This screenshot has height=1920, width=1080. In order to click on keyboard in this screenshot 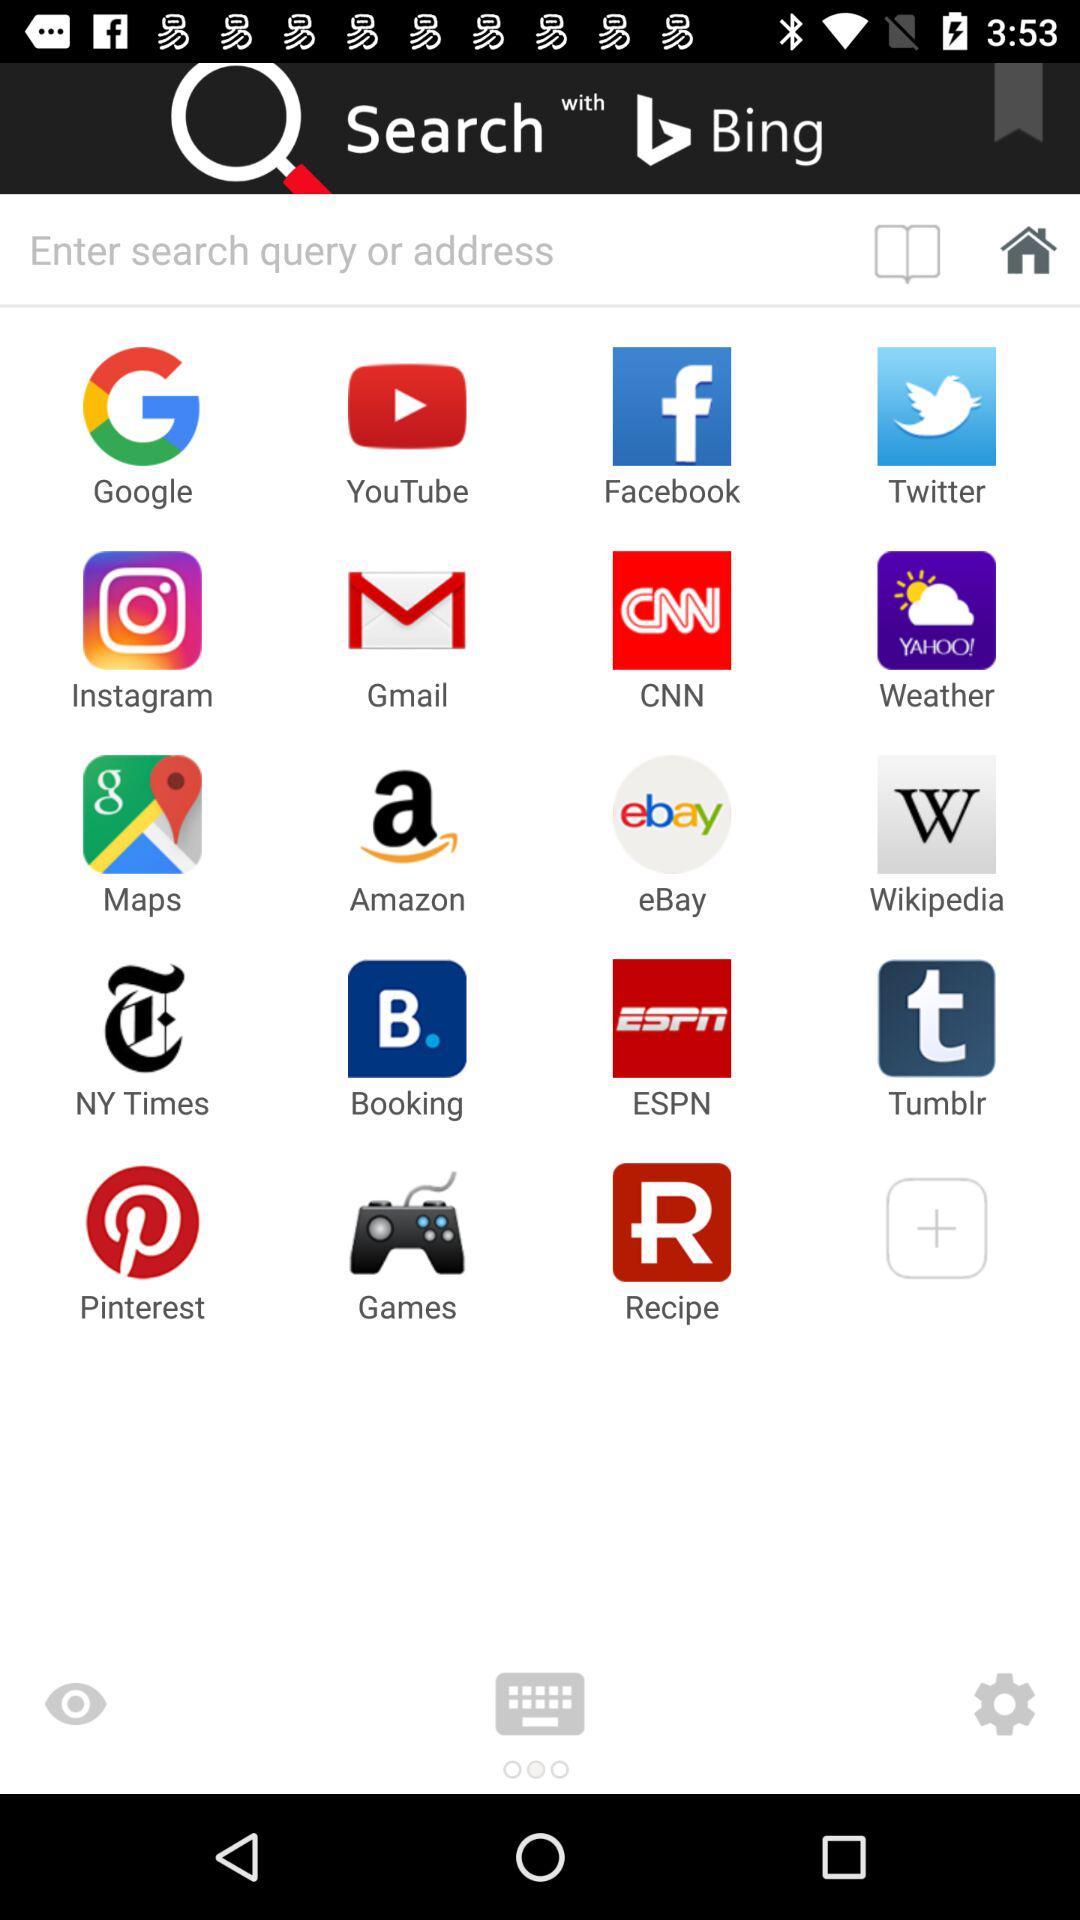, I will do `click(540, 1703)`.